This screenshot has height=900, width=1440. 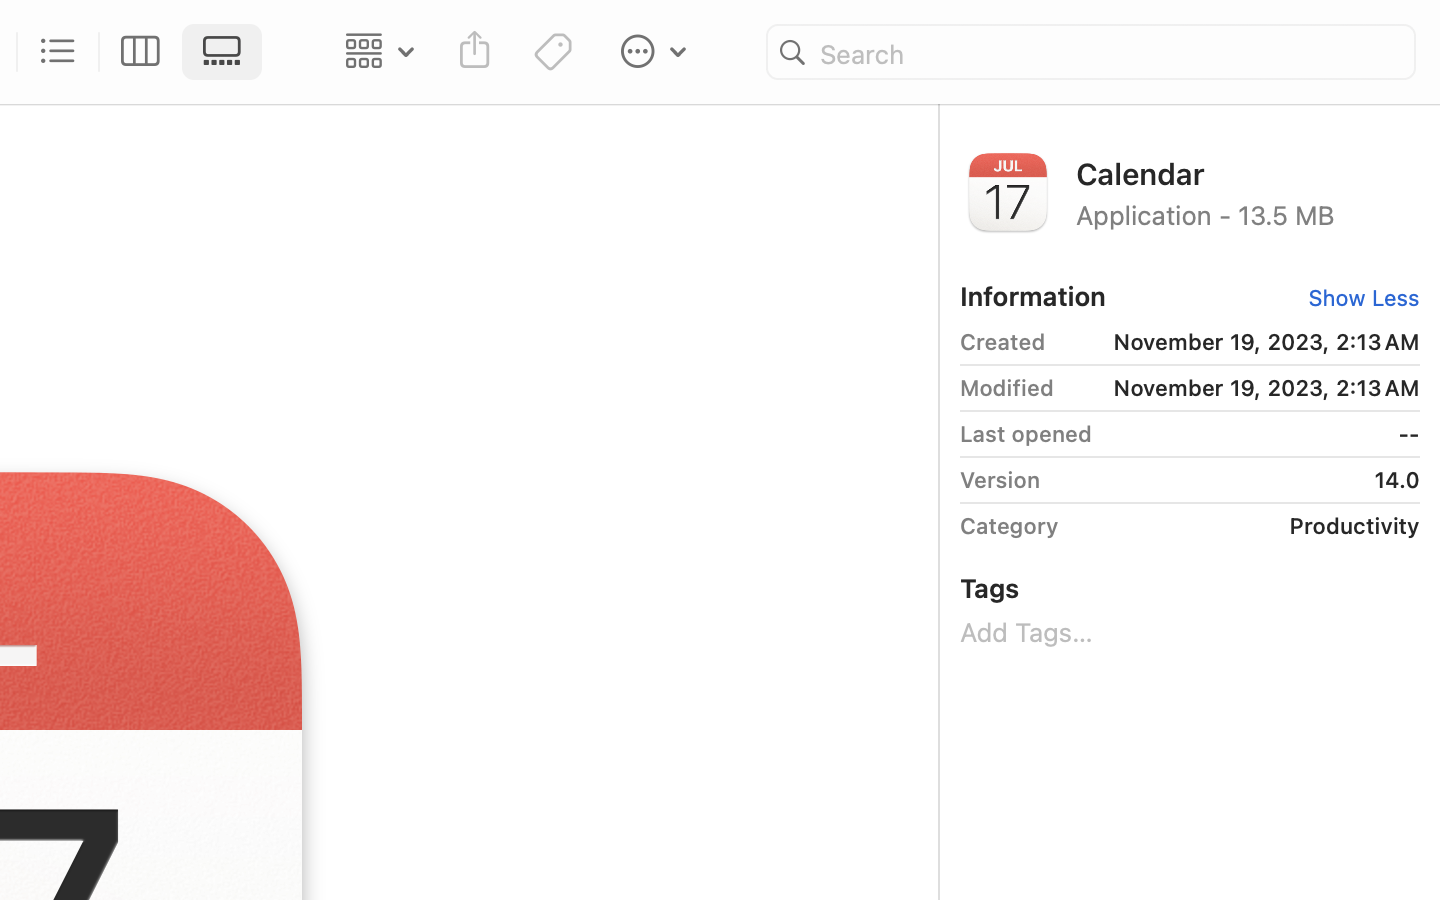 What do you see at coordinates (1005, 387) in the screenshot?
I see `'Modified'` at bounding box center [1005, 387].